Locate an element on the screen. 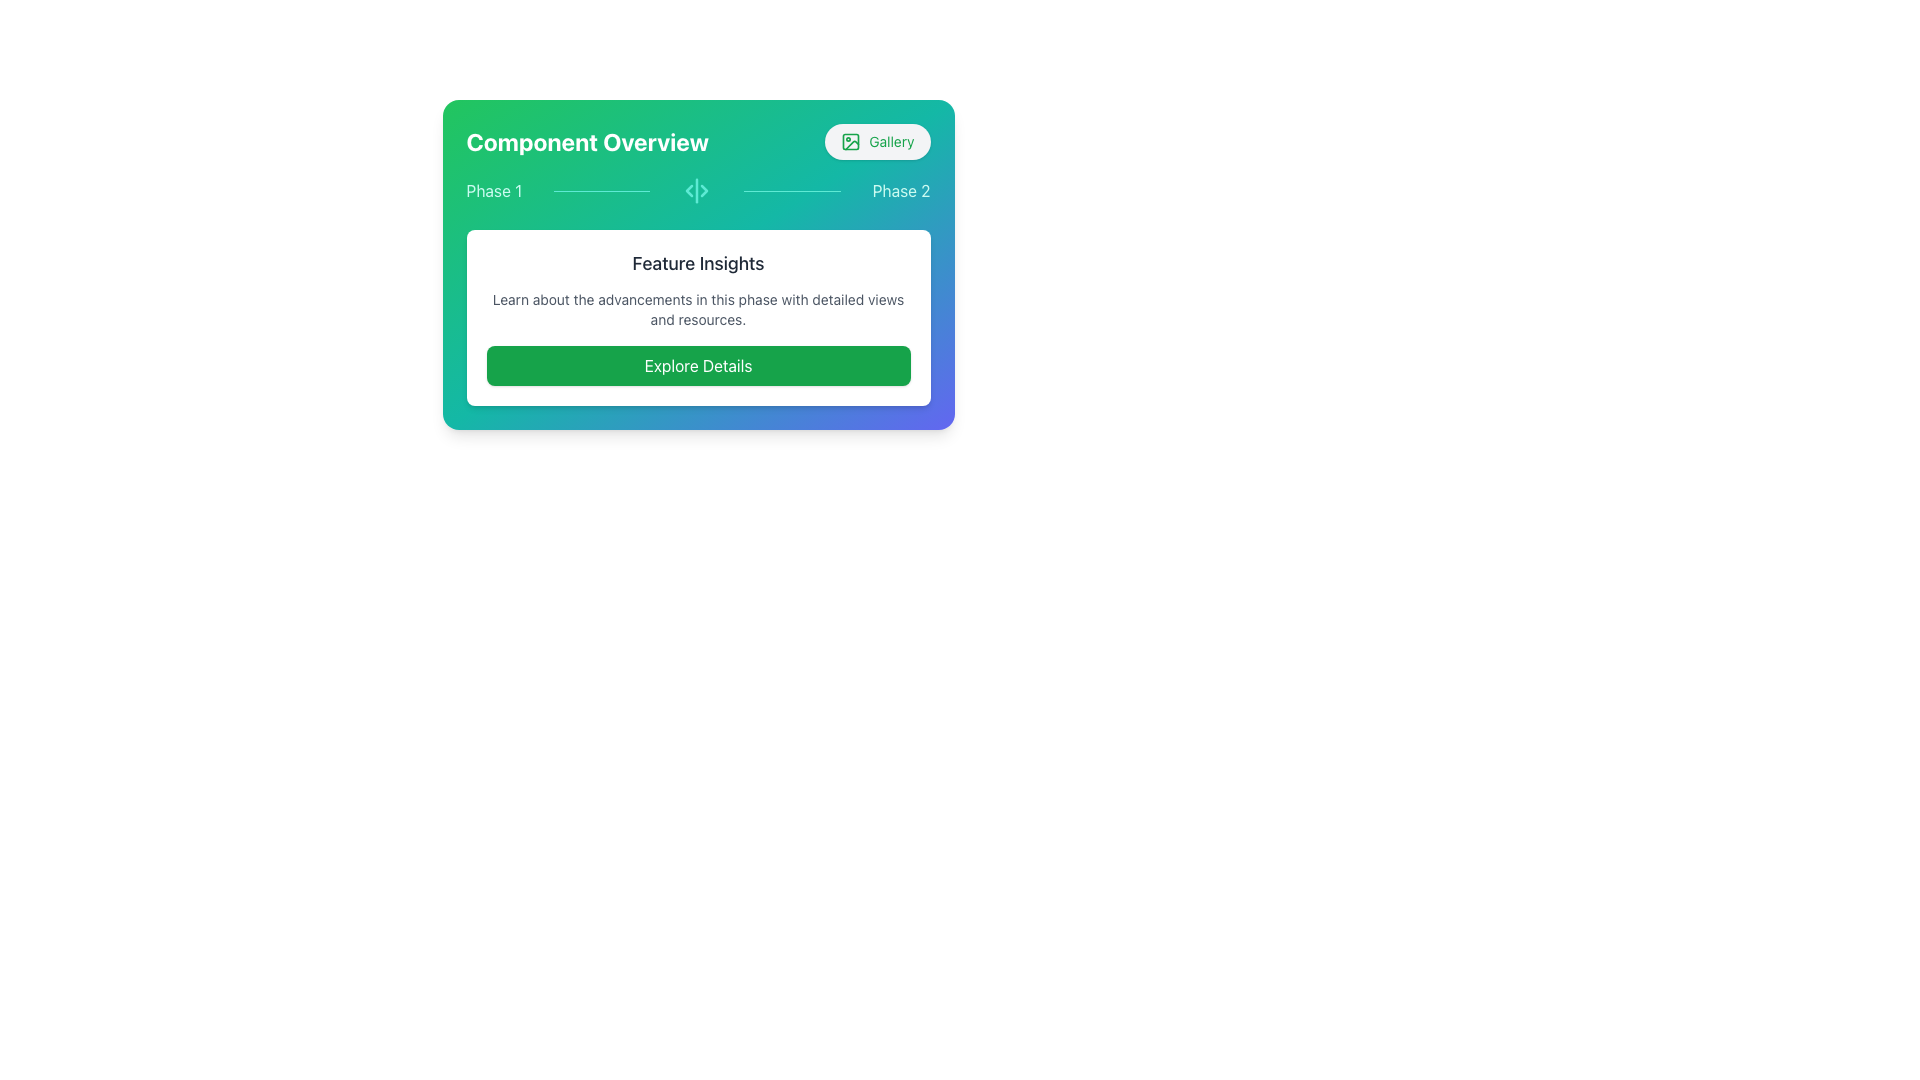  the button located to the right of the 'Component Overview' header is located at coordinates (877, 141).